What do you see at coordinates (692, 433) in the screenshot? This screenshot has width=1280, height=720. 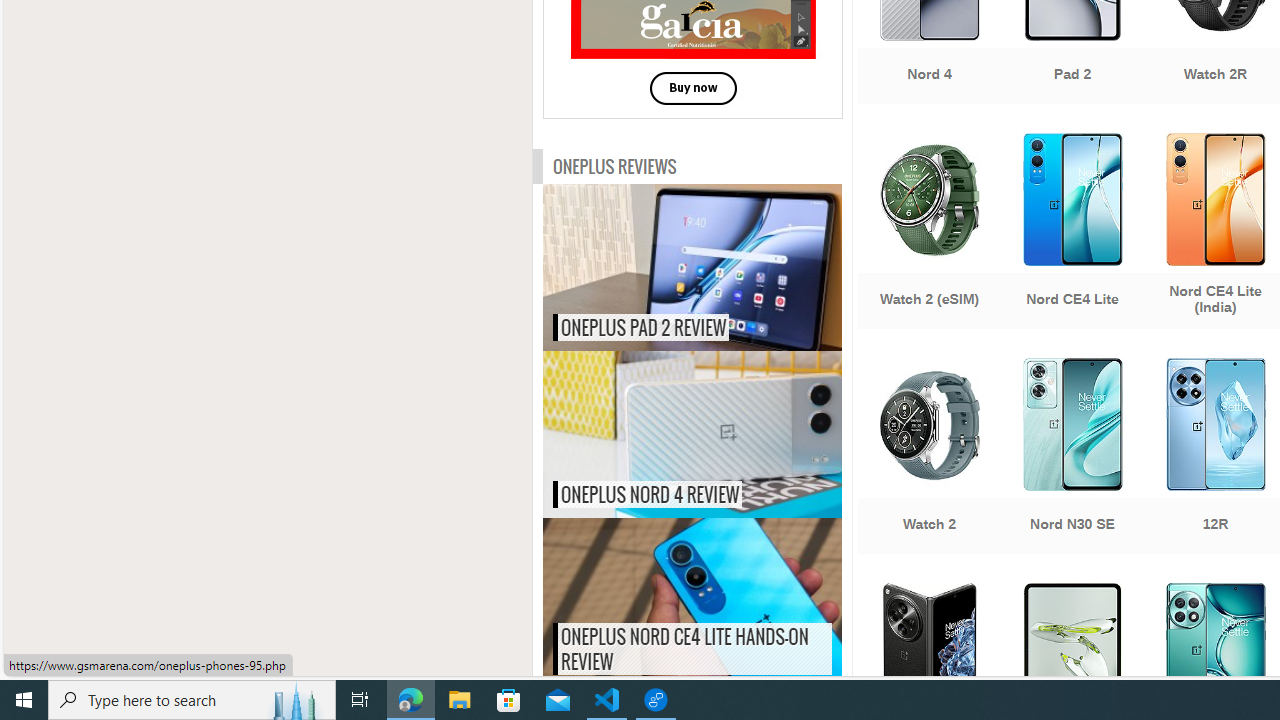 I see `'OnePlus Nord 4 review ONEPLUS NORD 4 REVIEW'` at bounding box center [692, 433].